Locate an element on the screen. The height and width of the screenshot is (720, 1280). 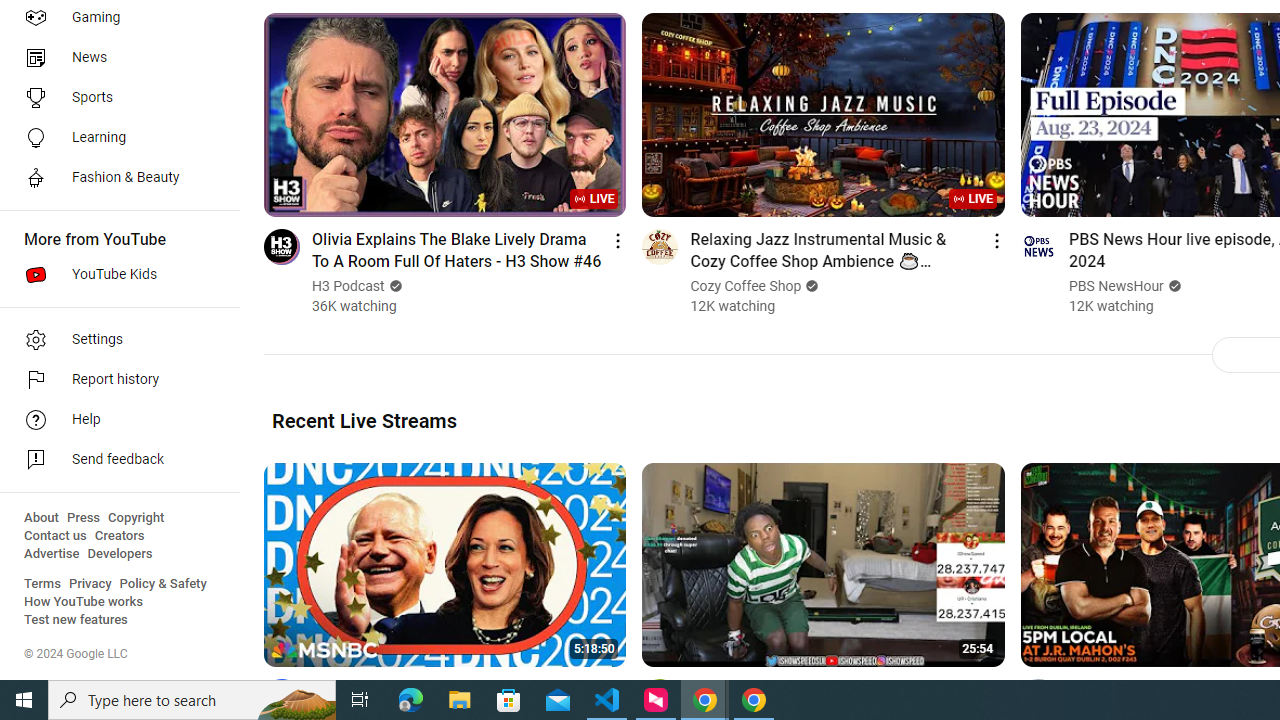
'Verified' is located at coordinates (1172, 286).